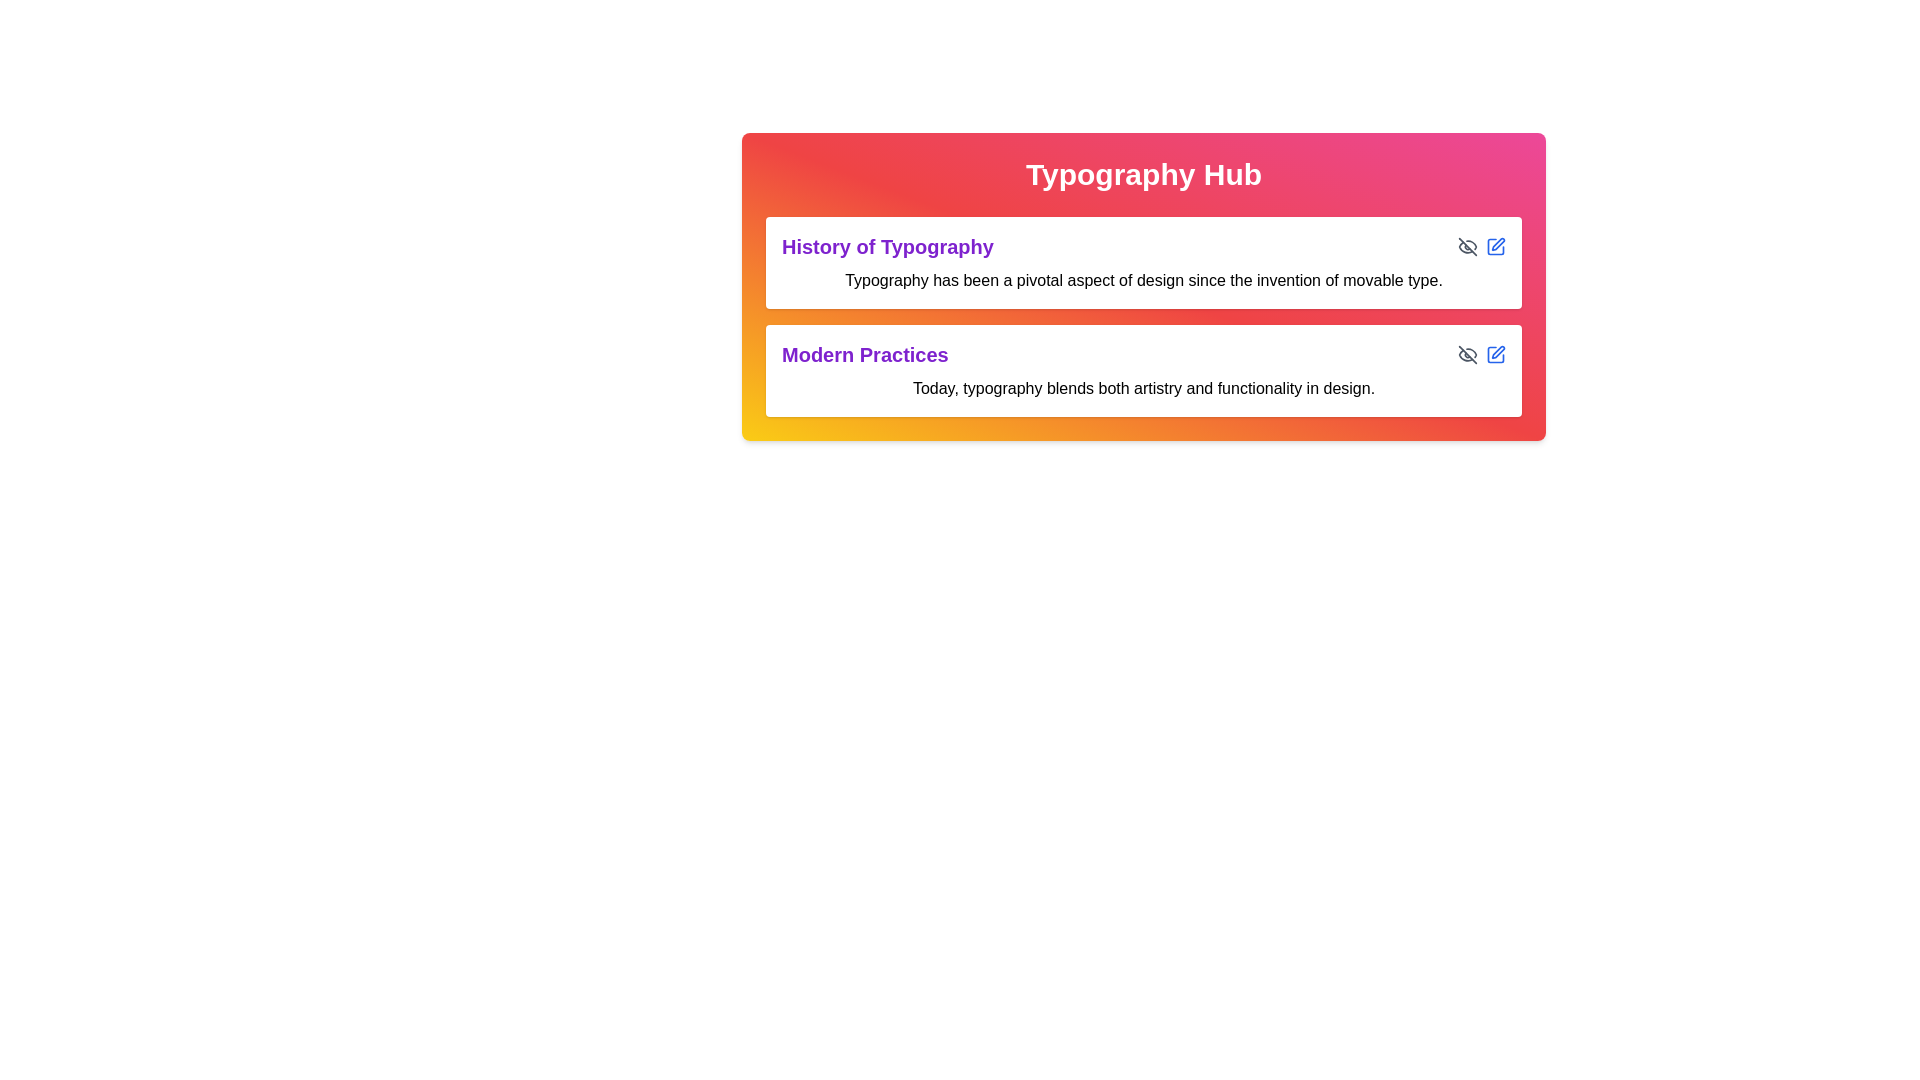  I want to click on the eye-off icon button located in the lower row of a two-item vertical list, so click(1468, 245).